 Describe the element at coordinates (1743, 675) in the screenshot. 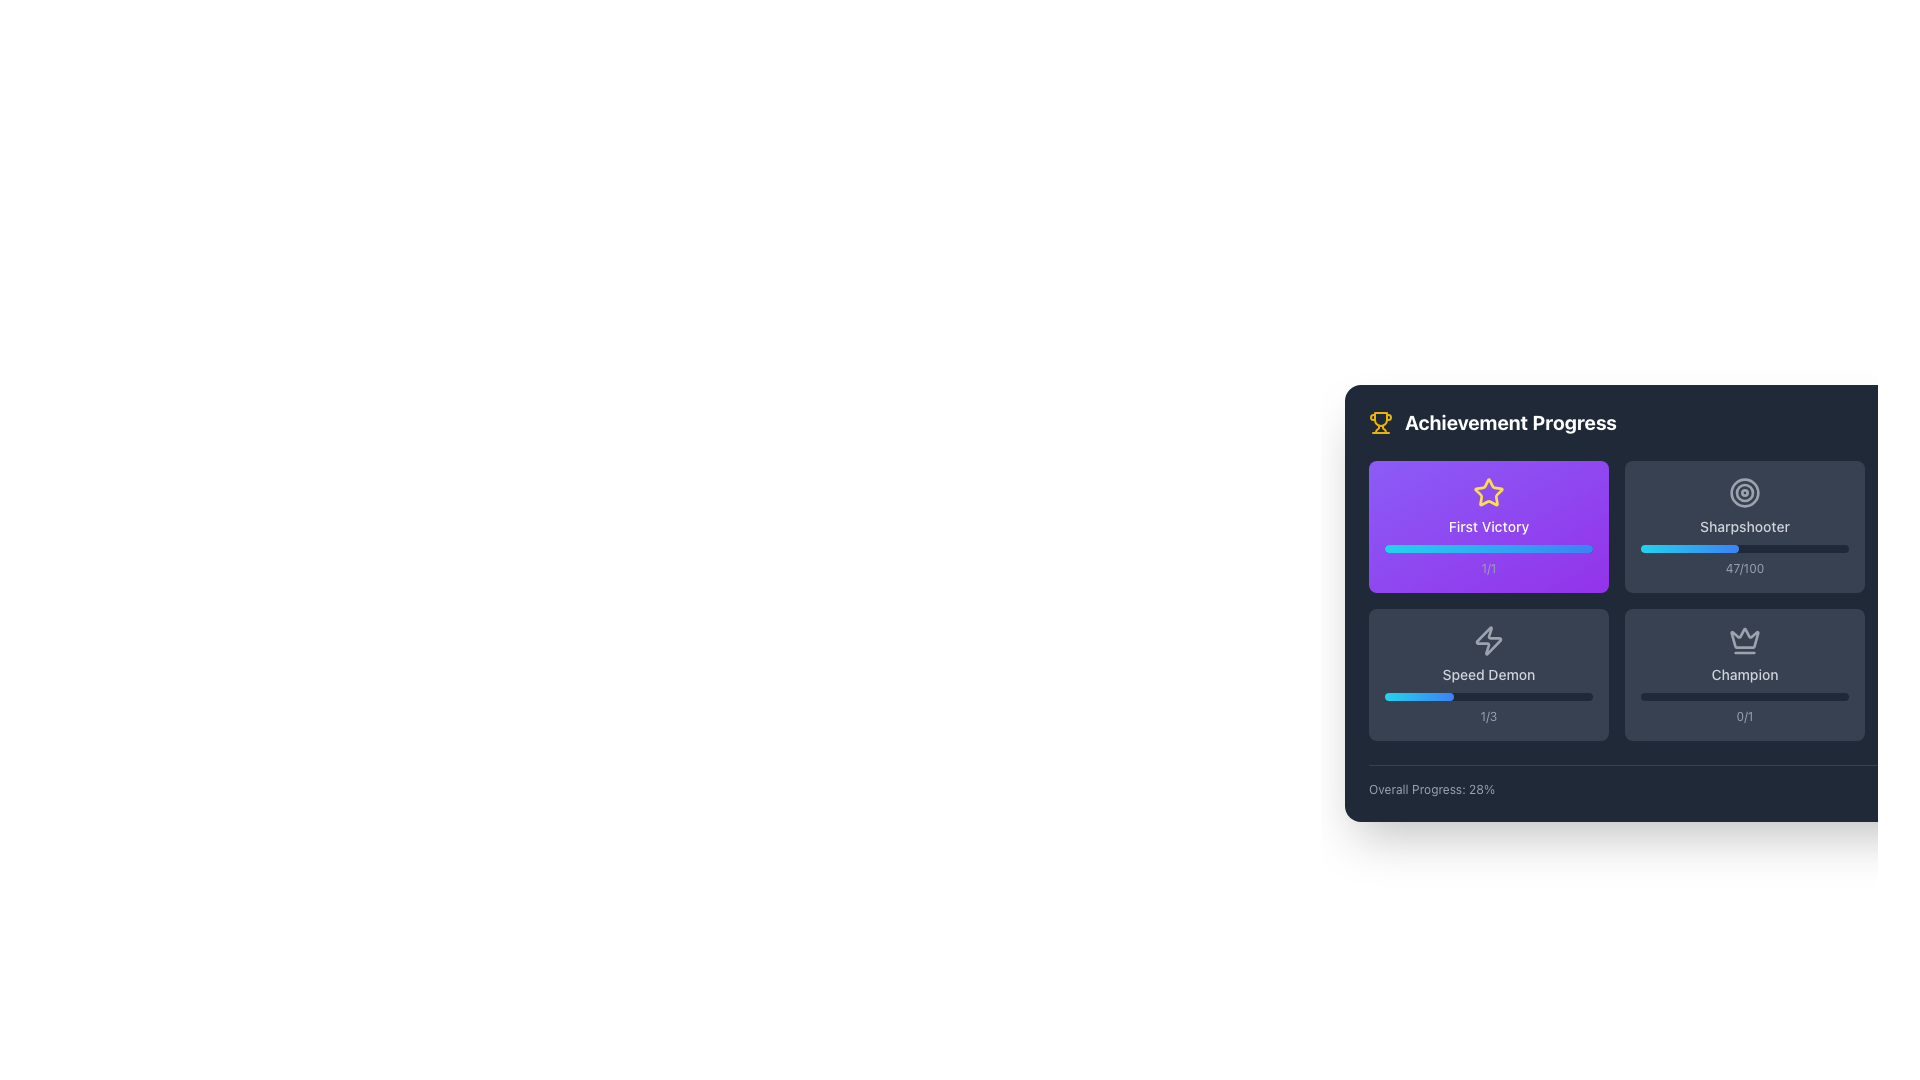

I see `the descriptive text label located within the bottom-right progress card labeled 'Champion', which is situated below a crown icon and above a progress bar` at that location.